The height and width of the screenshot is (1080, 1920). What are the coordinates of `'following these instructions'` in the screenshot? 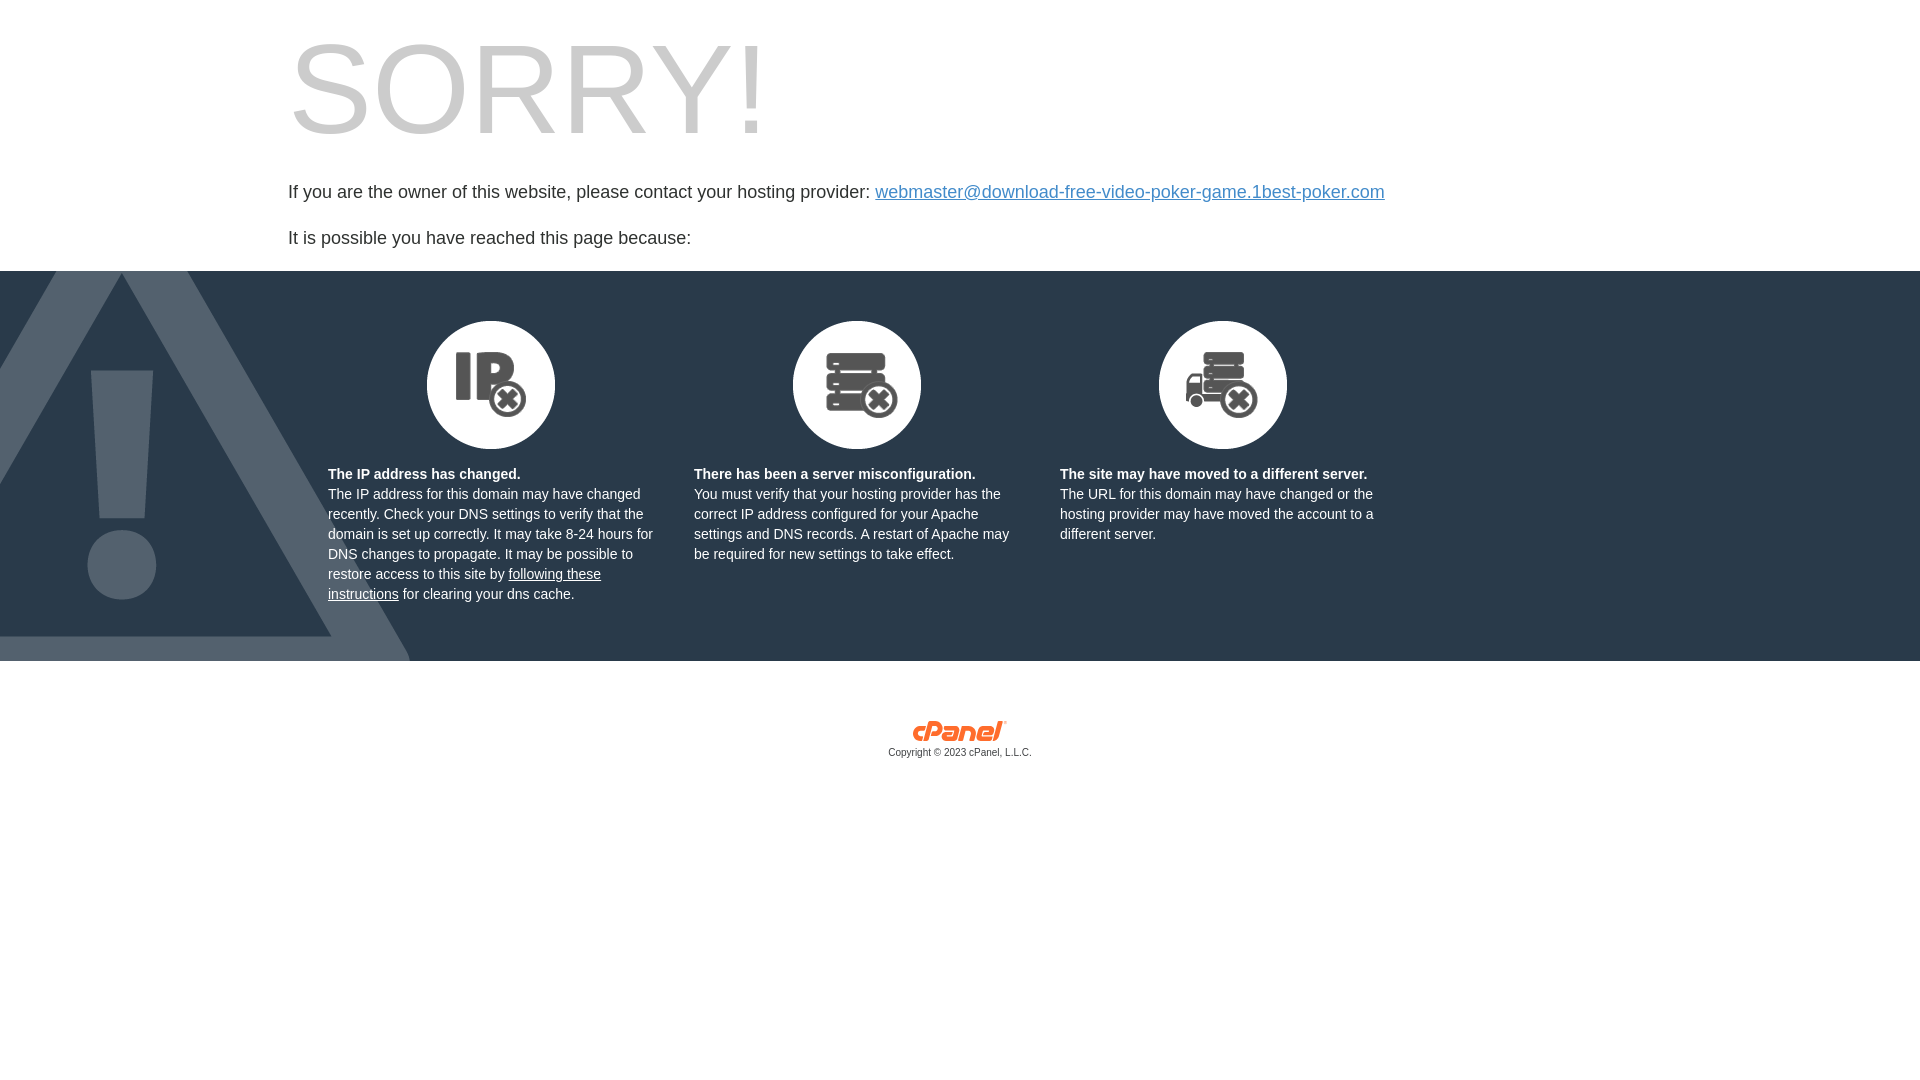 It's located at (463, 583).